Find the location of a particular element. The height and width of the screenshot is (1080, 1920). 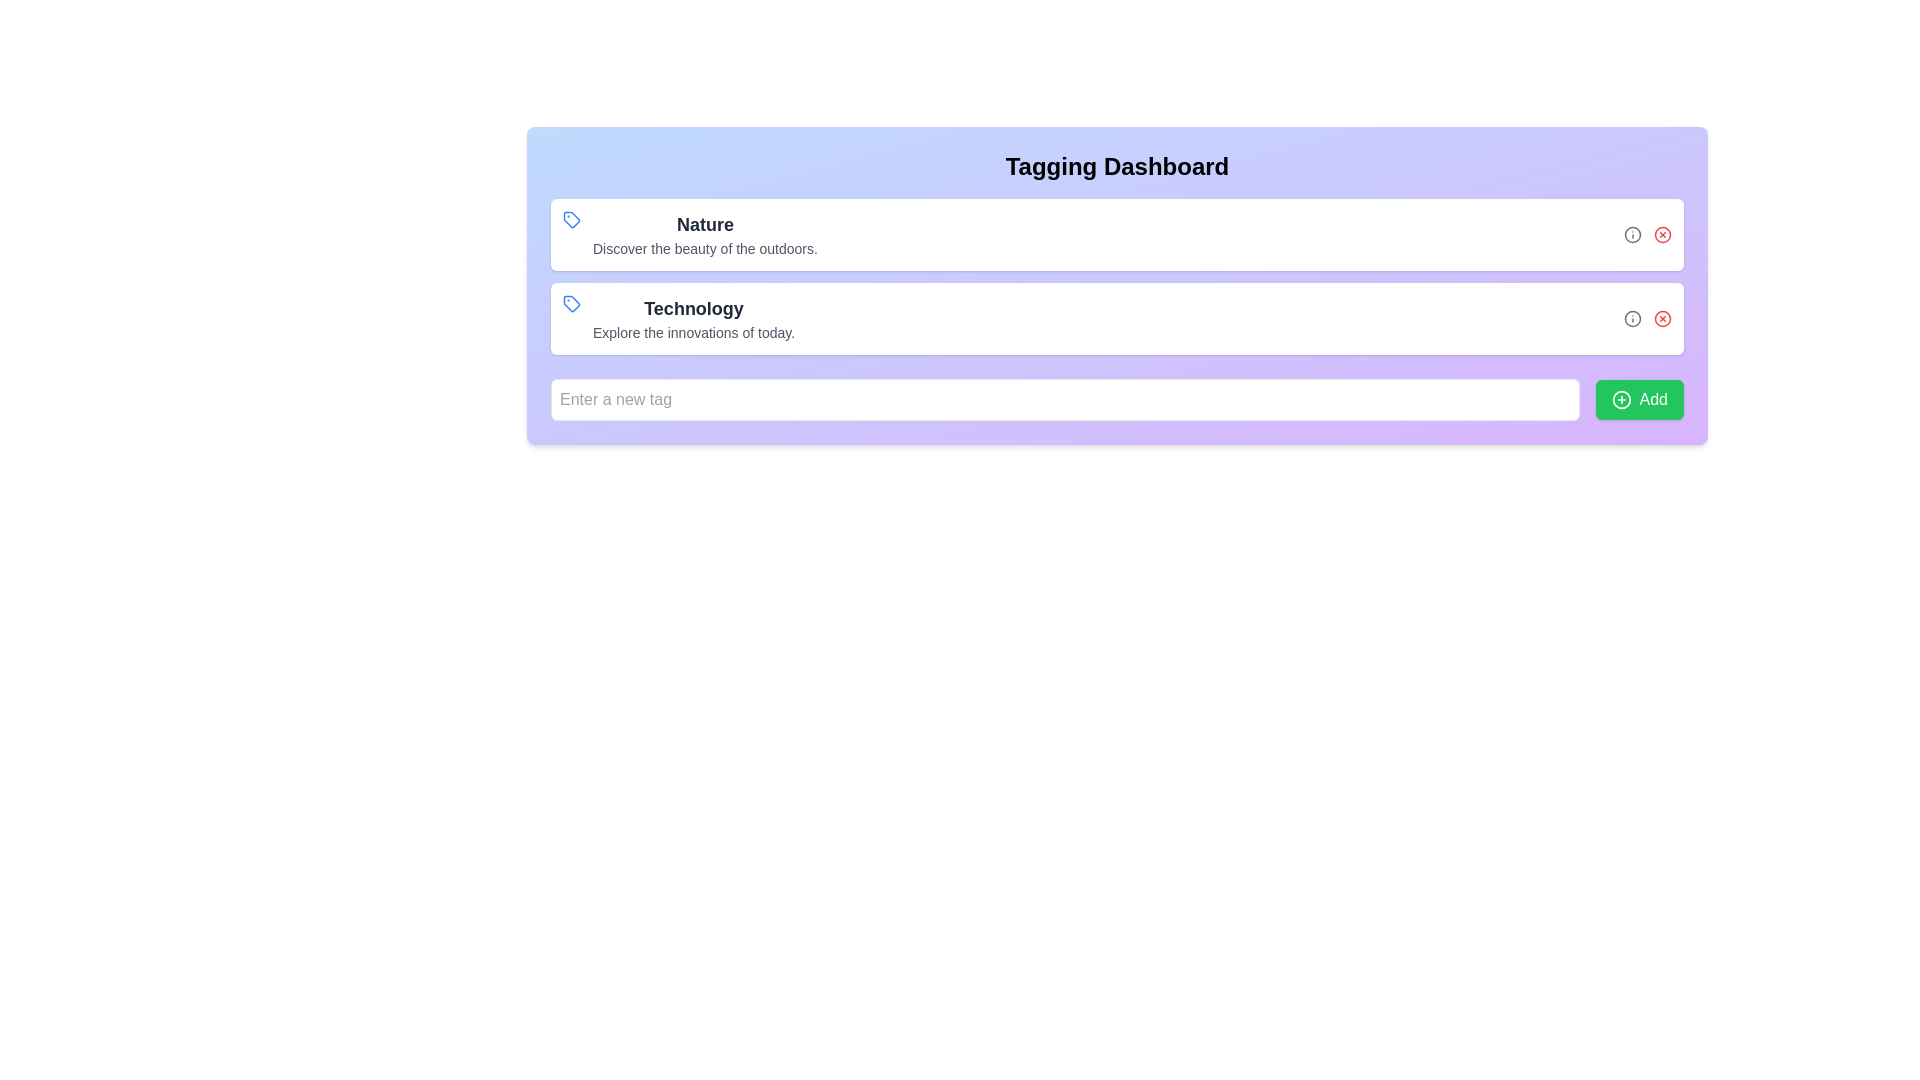

the red cross icon located on the right side of the Control Group in the Technology section is located at coordinates (1647, 318).